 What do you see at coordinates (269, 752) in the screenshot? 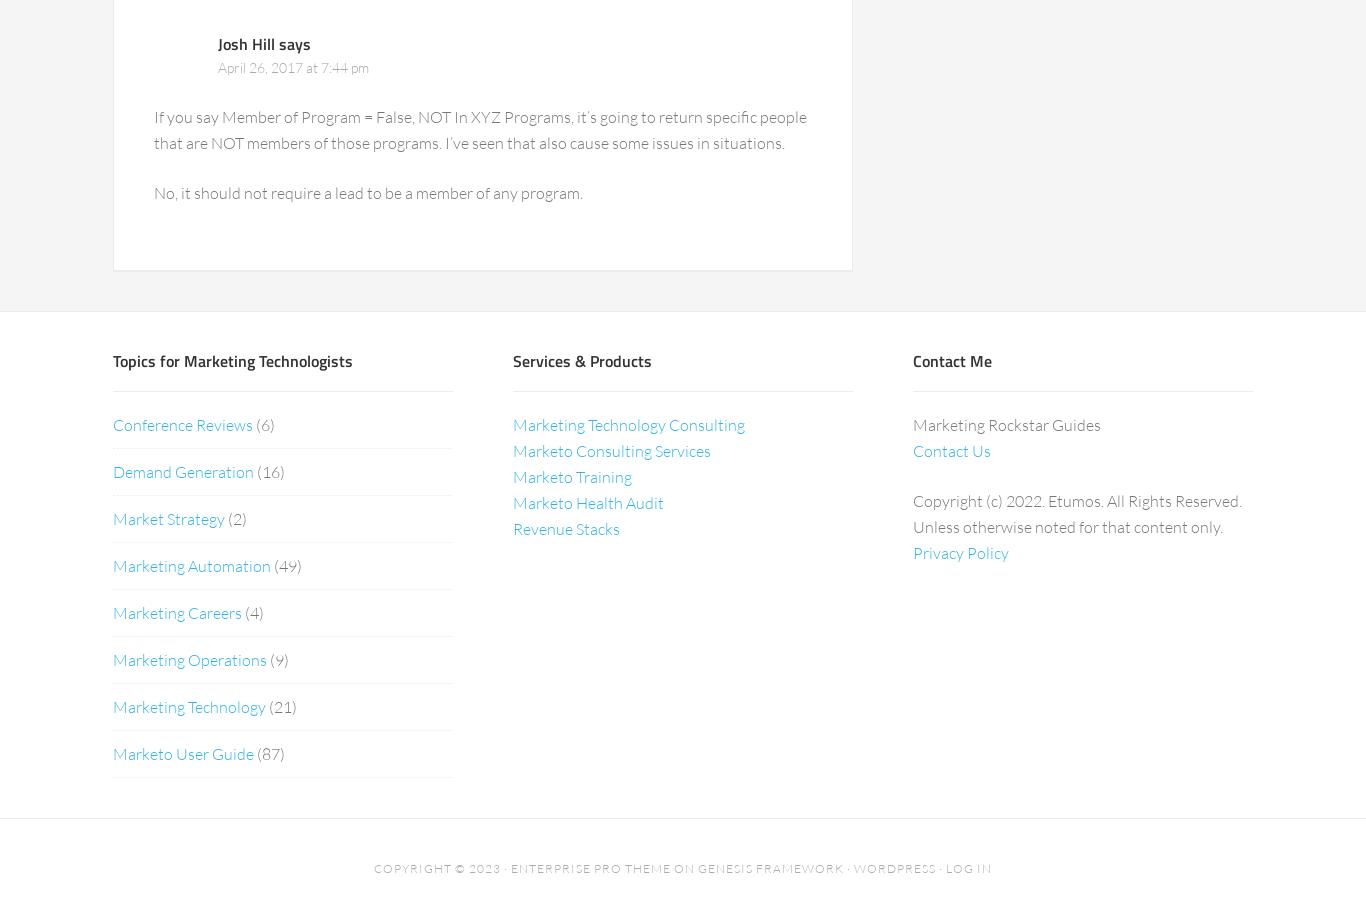
I see `'(87)'` at bounding box center [269, 752].